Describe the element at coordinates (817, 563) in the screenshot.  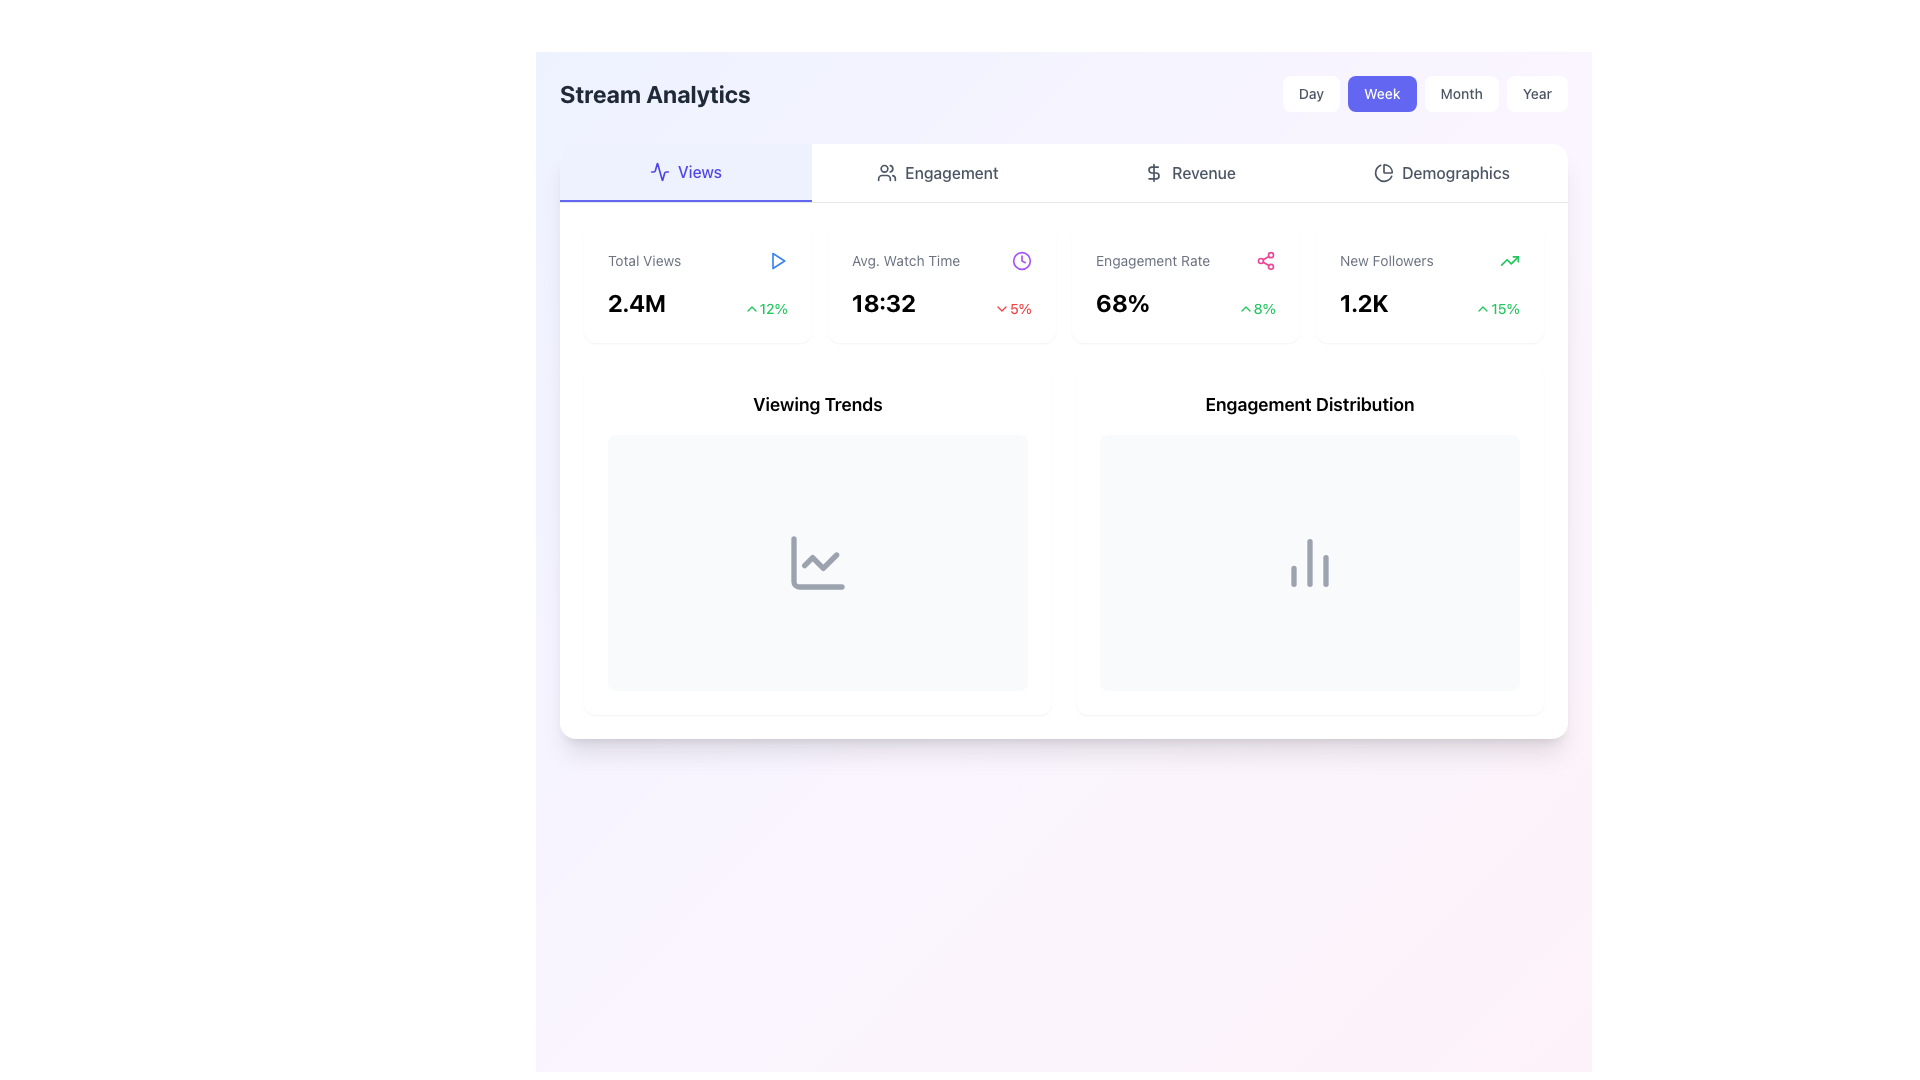
I see `the SVG image icon illustrating a line chart with a gray stroke color, located centrally within a large rounded rectangle box in the left panel under 'Viewing Trends'` at that location.